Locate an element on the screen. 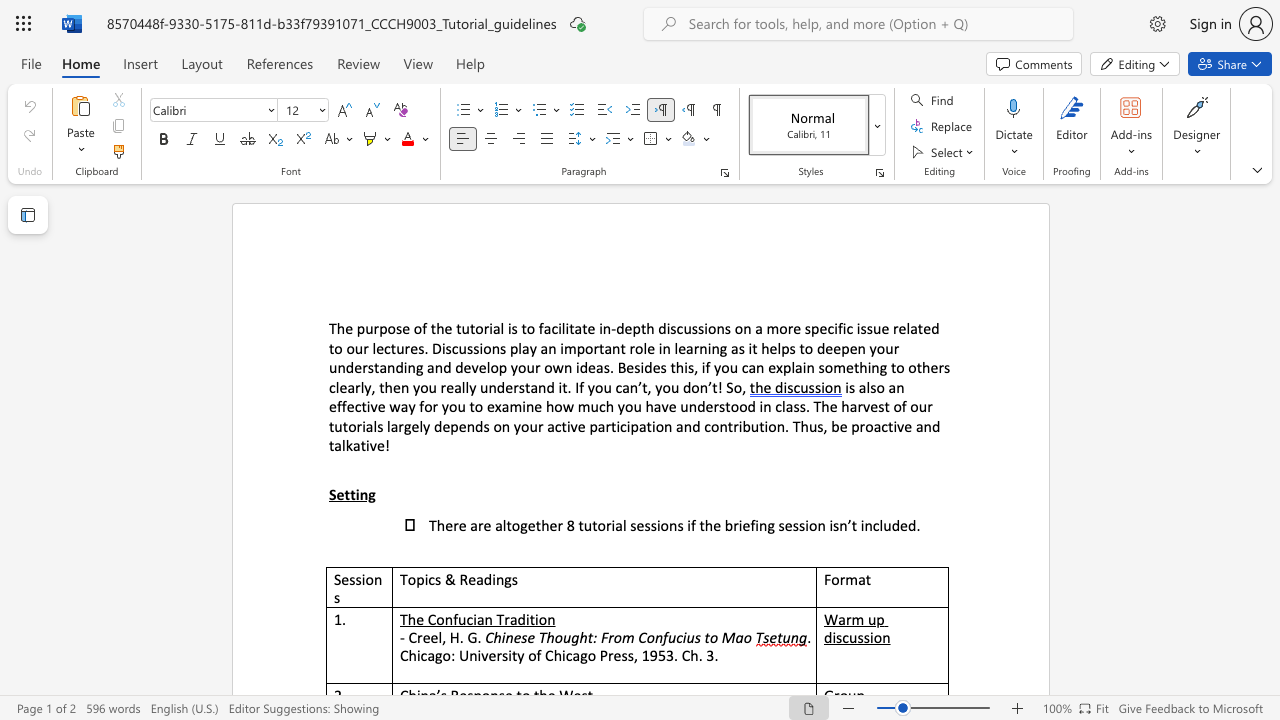 The width and height of the screenshot is (1280, 720). the 1th character "n" in the text is located at coordinates (868, 524).